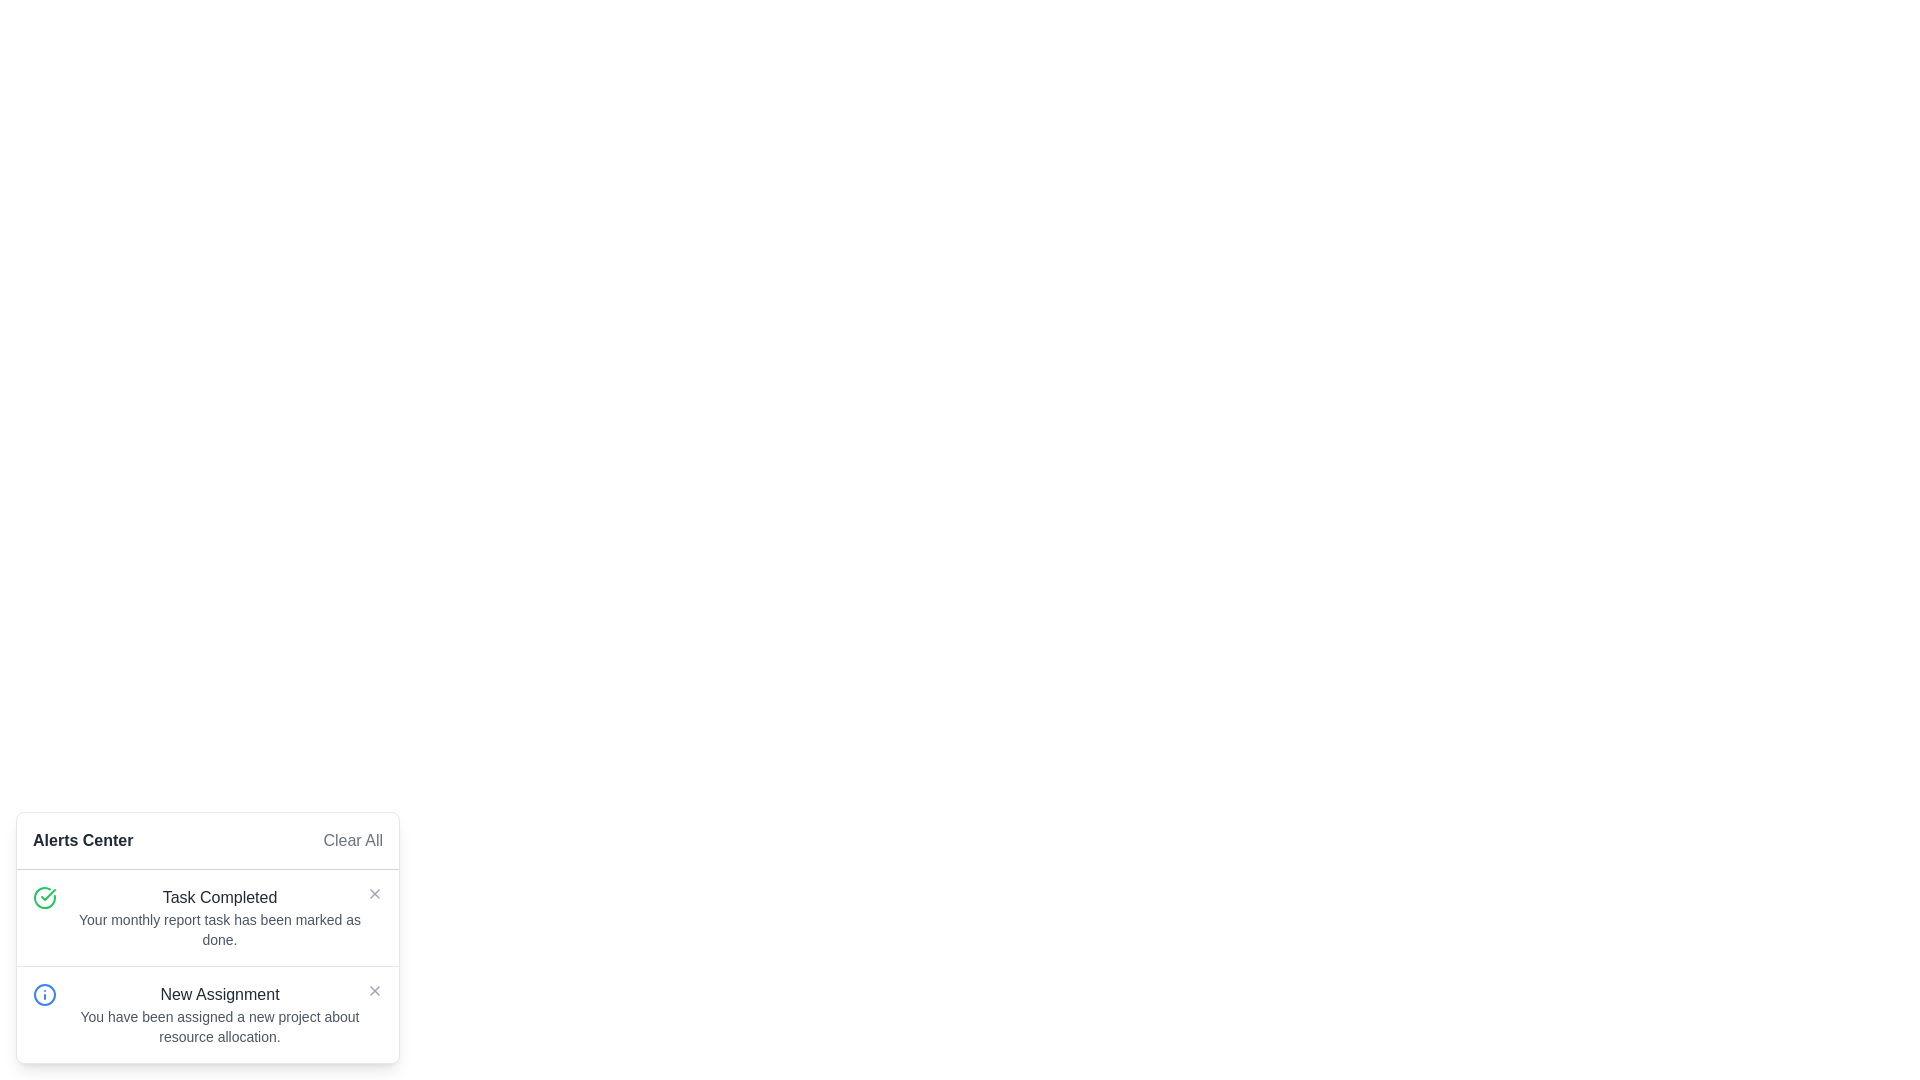 This screenshot has height=1080, width=1920. Describe the element at coordinates (220, 897) in the screenshot. I see `the heading text label in the 'Alerts Center' panel that indicates task completion, which is positioned at the top of the notification card` at that location.